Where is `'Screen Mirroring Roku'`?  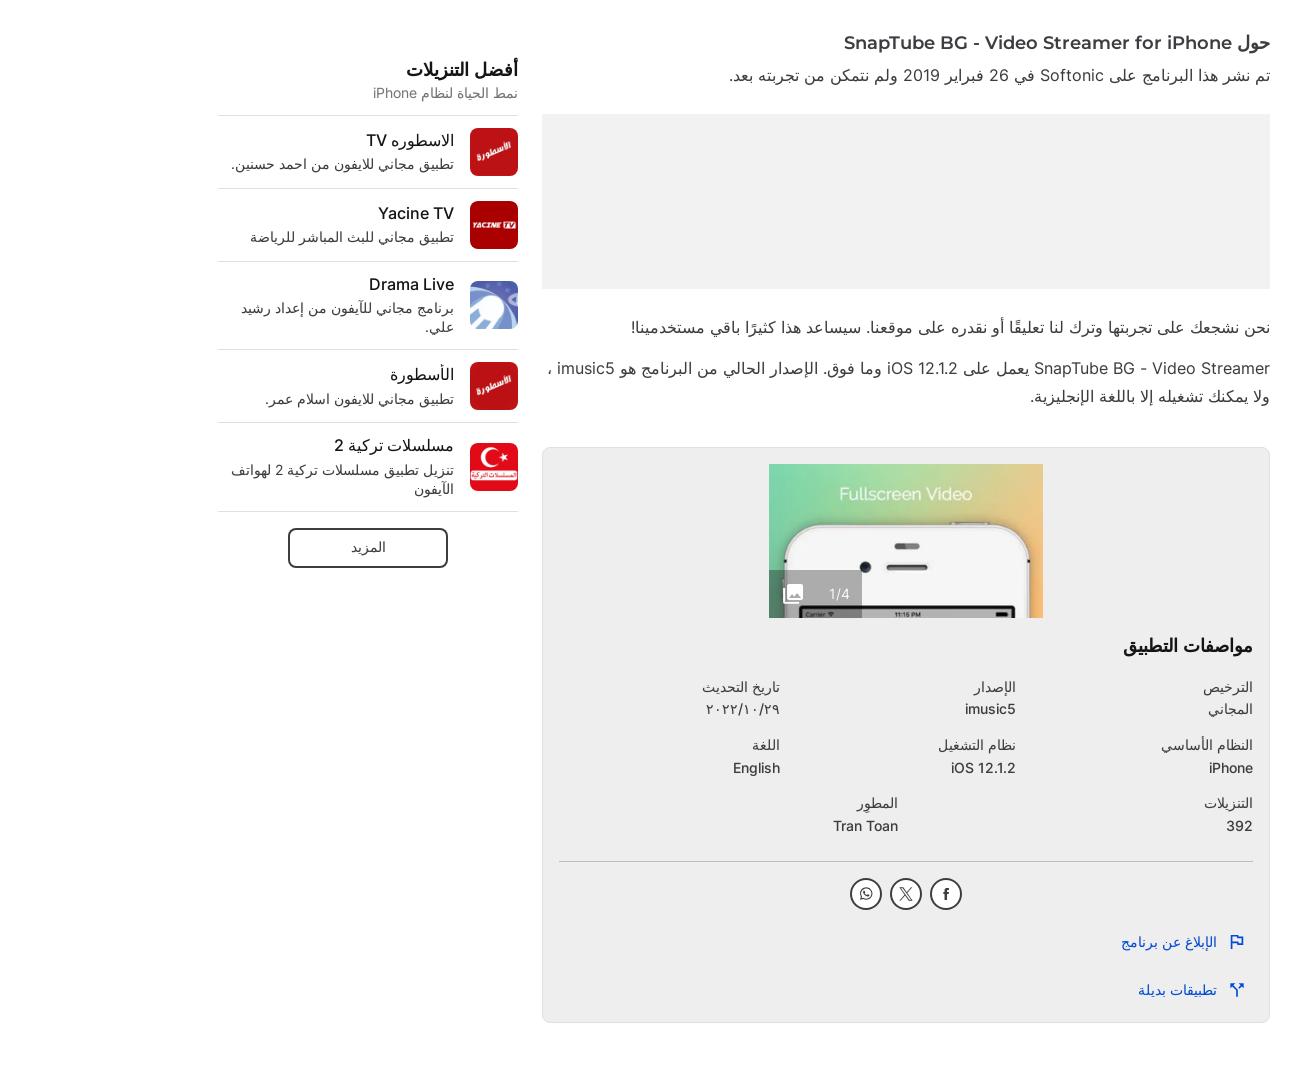 'Screen Mirroring Roku' is located at coordinates (541, 174).